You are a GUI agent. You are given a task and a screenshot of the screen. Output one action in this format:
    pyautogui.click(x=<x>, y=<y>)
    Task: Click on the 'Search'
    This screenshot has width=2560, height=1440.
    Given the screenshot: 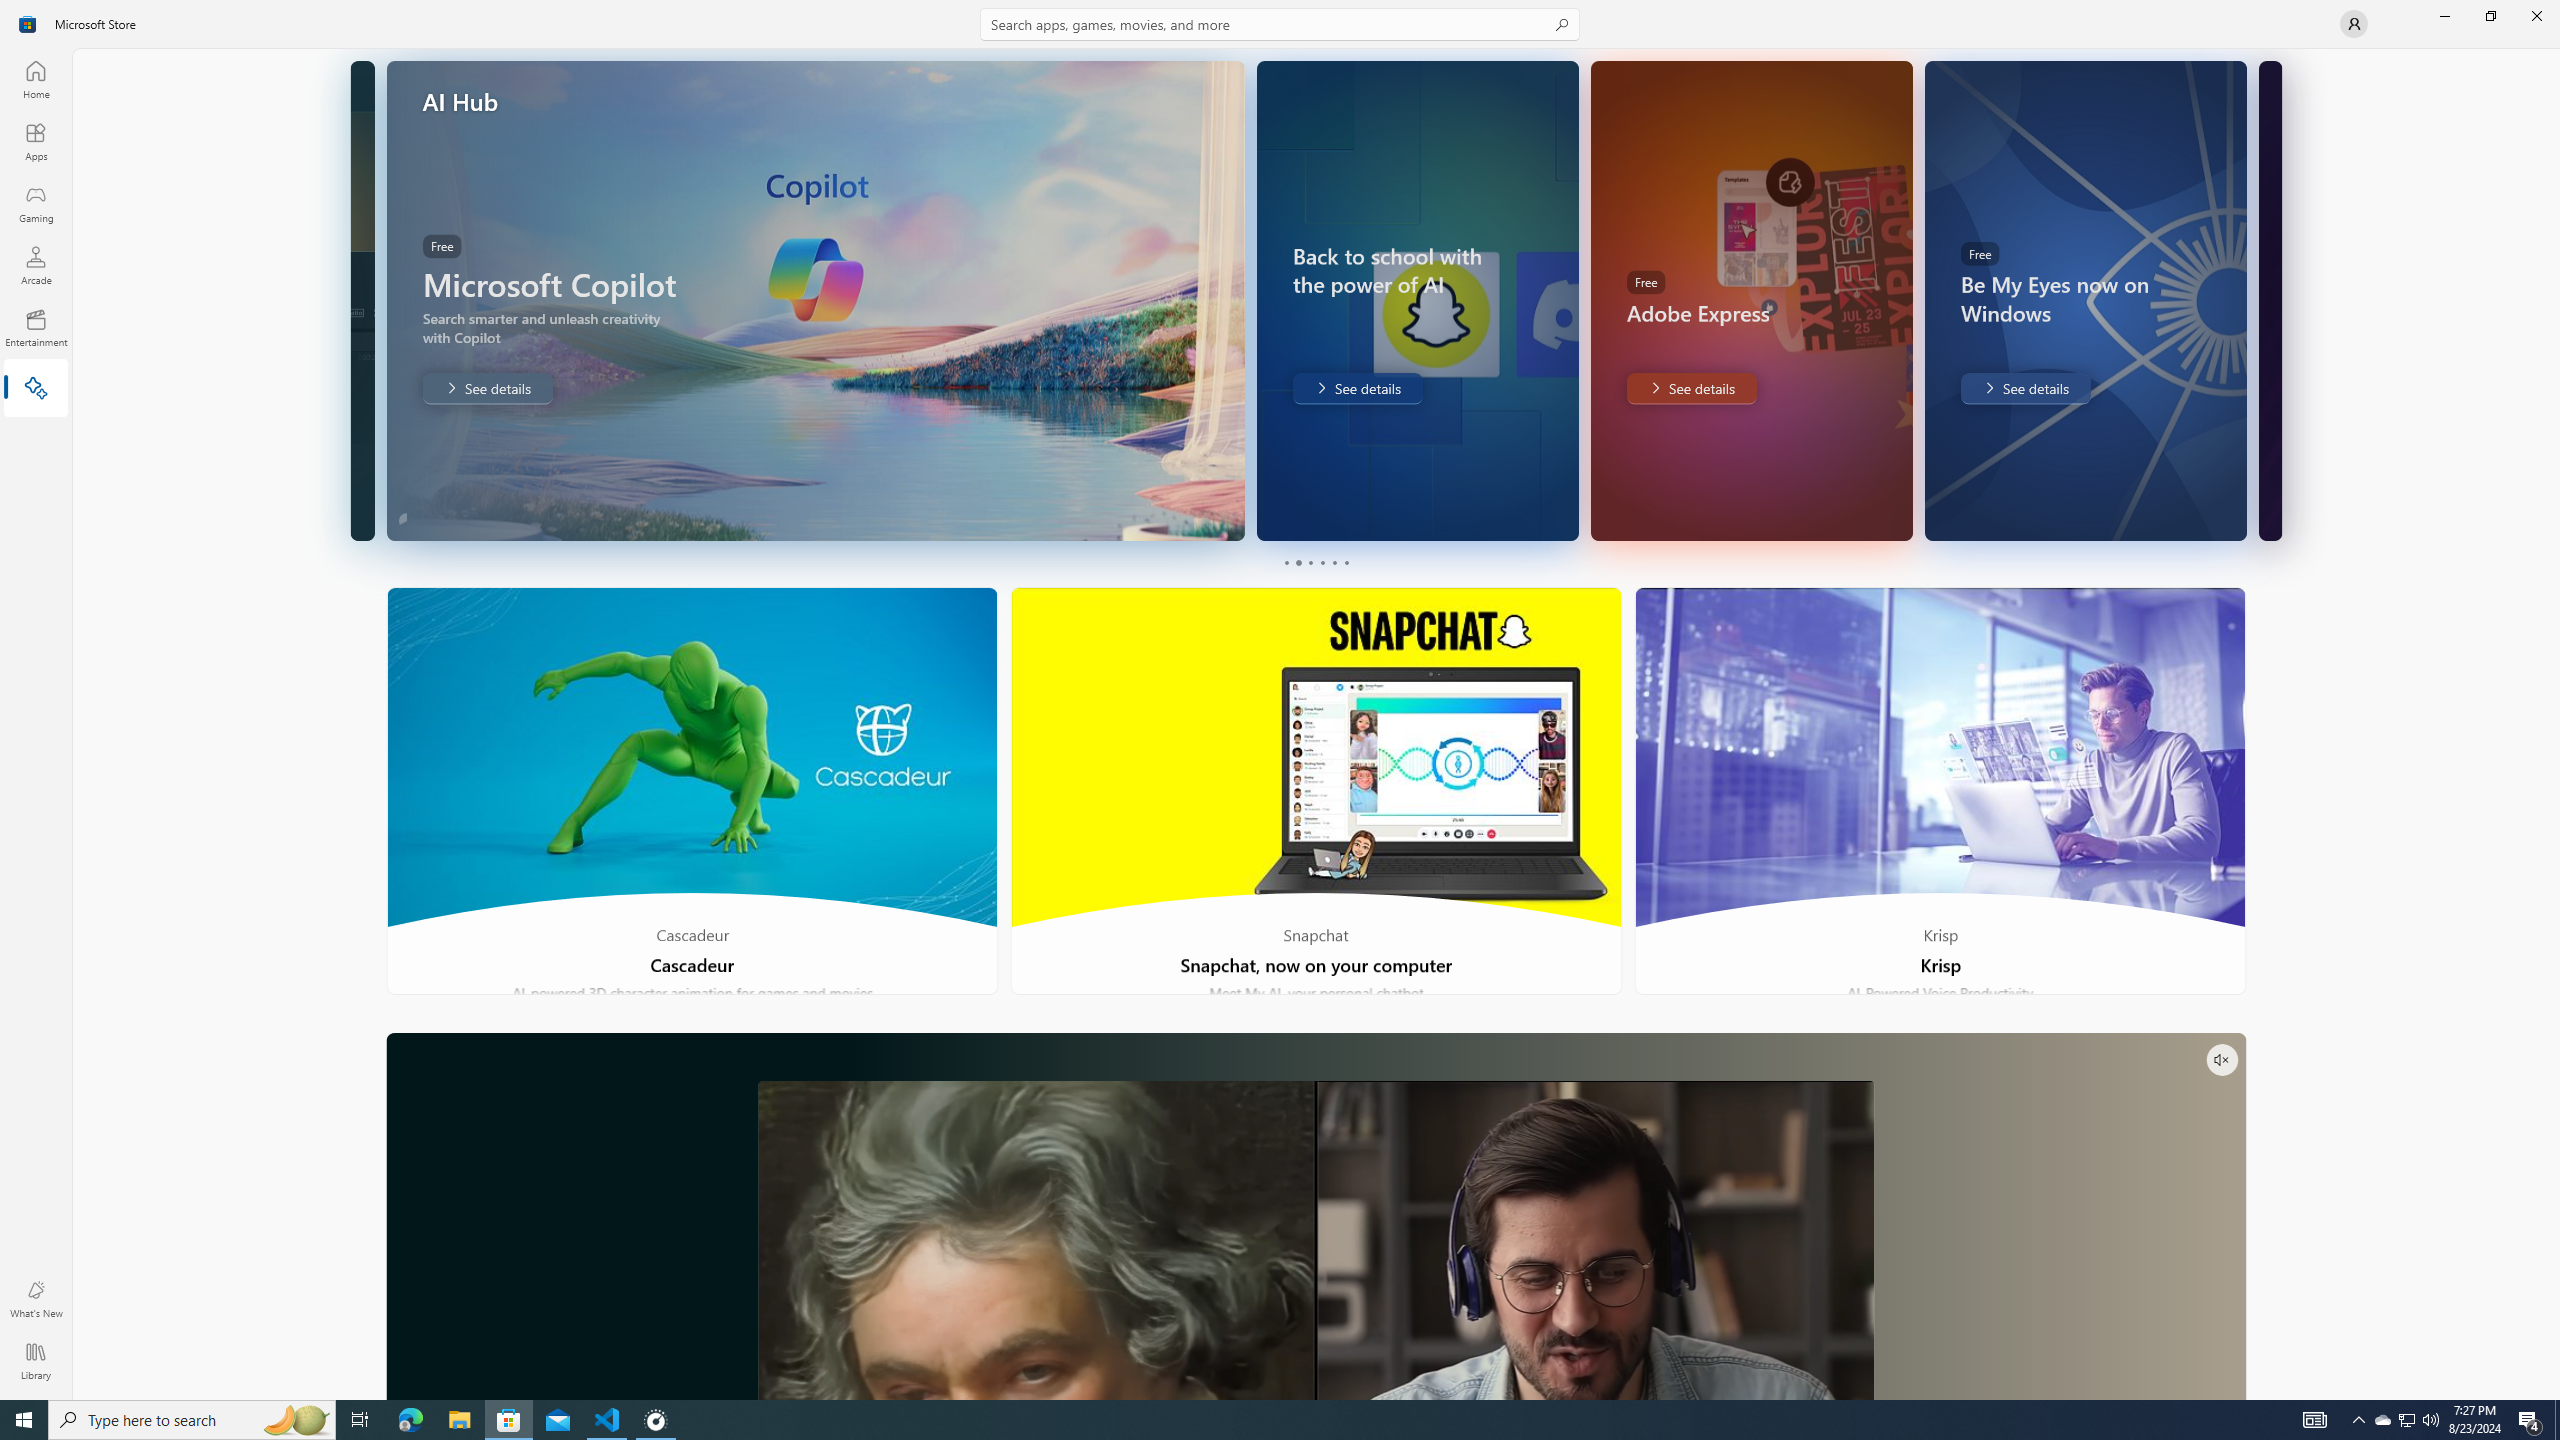 What is the action you would take?
    pyautogui.click(x=1280, y=23)
    